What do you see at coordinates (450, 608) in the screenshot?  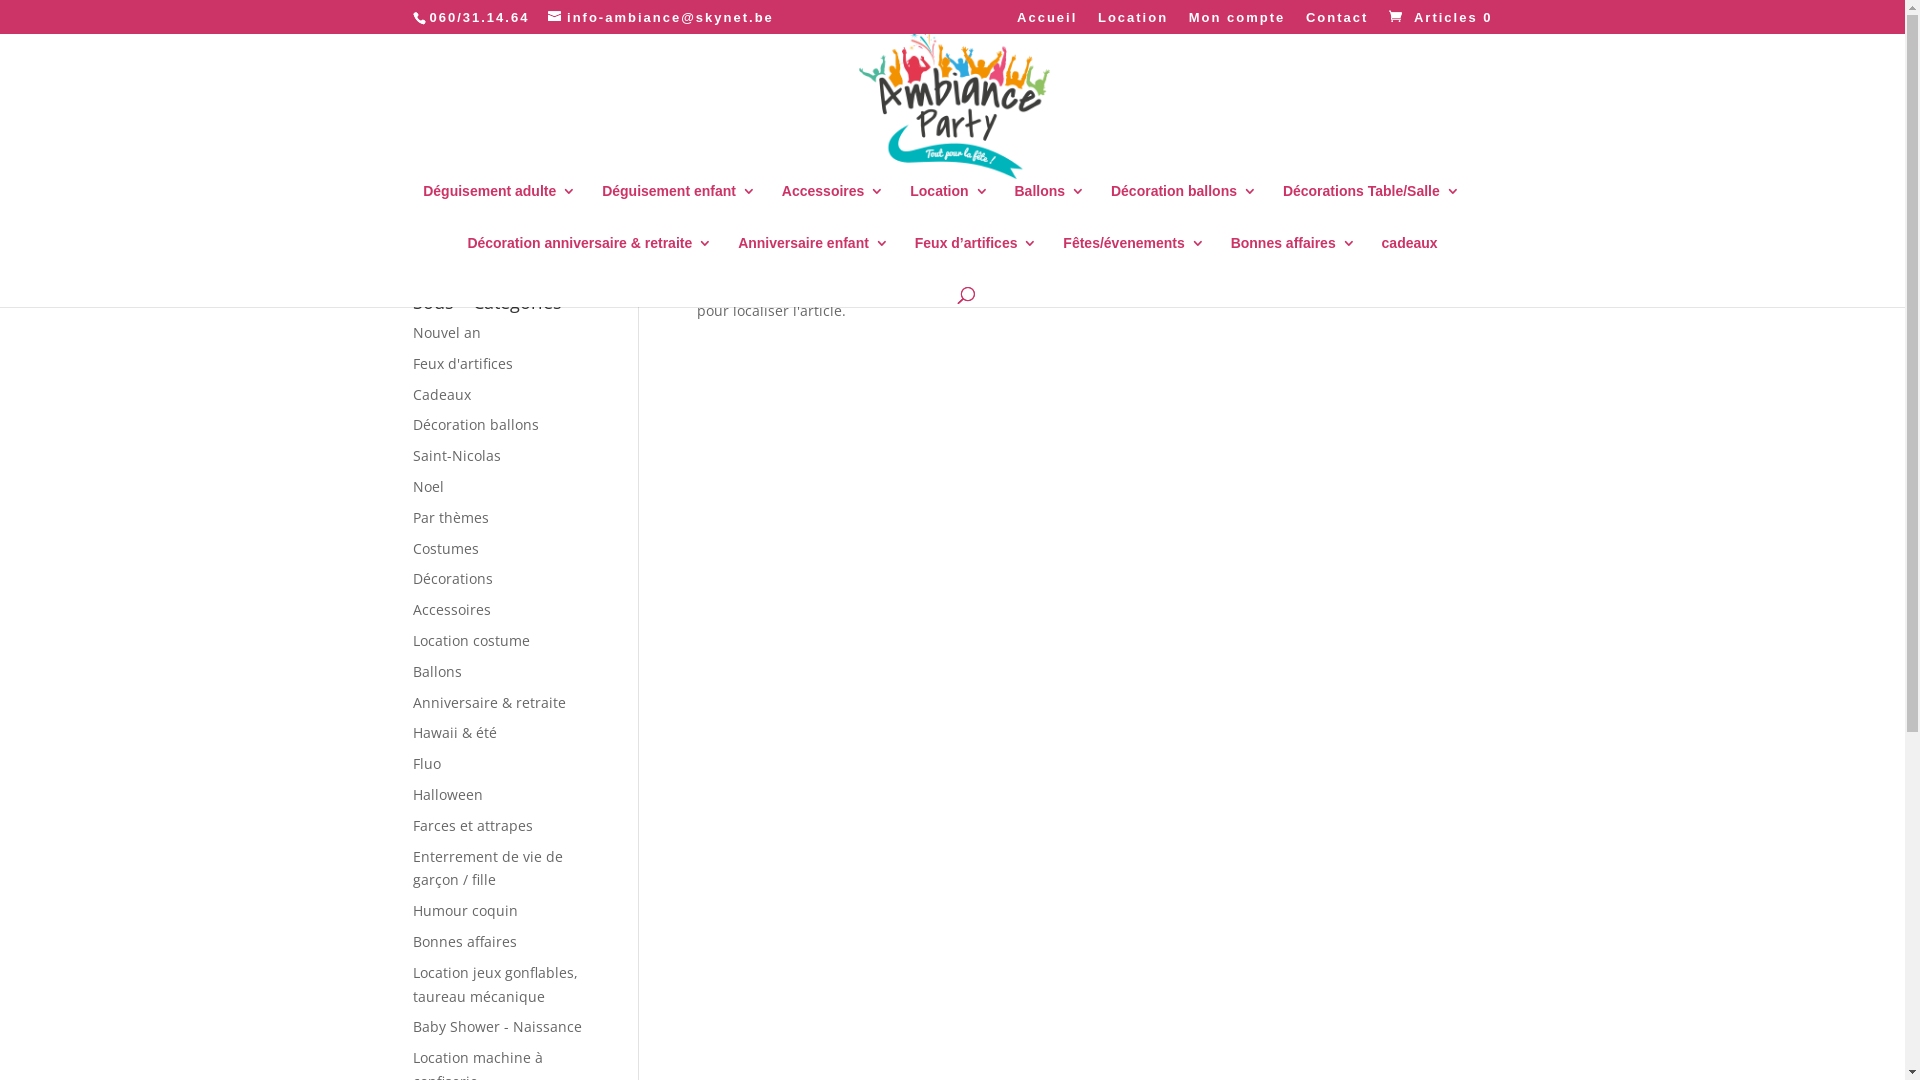 I see `'Accessoires'` at bounding box center [450, 608].